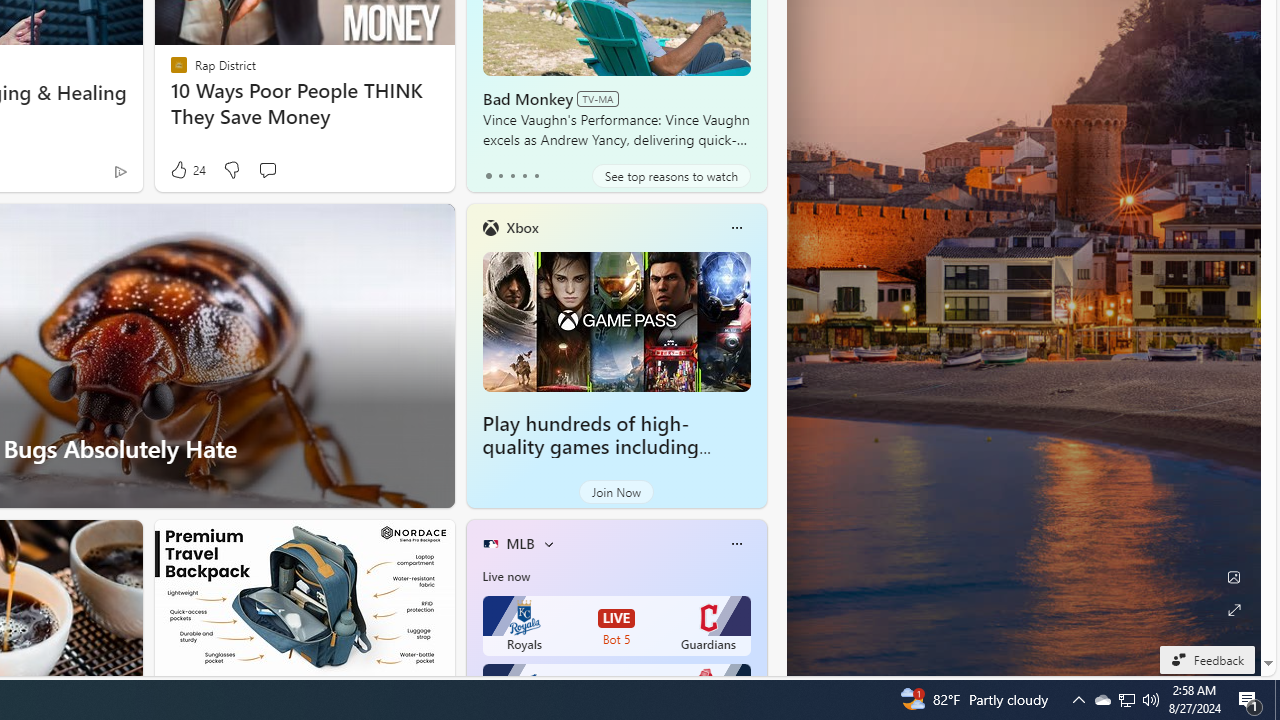 This screenshot has height=720, width=1280. Describe the element at coordinates (536, 175) in the screenshot. I see `'tab-4'` at that location.